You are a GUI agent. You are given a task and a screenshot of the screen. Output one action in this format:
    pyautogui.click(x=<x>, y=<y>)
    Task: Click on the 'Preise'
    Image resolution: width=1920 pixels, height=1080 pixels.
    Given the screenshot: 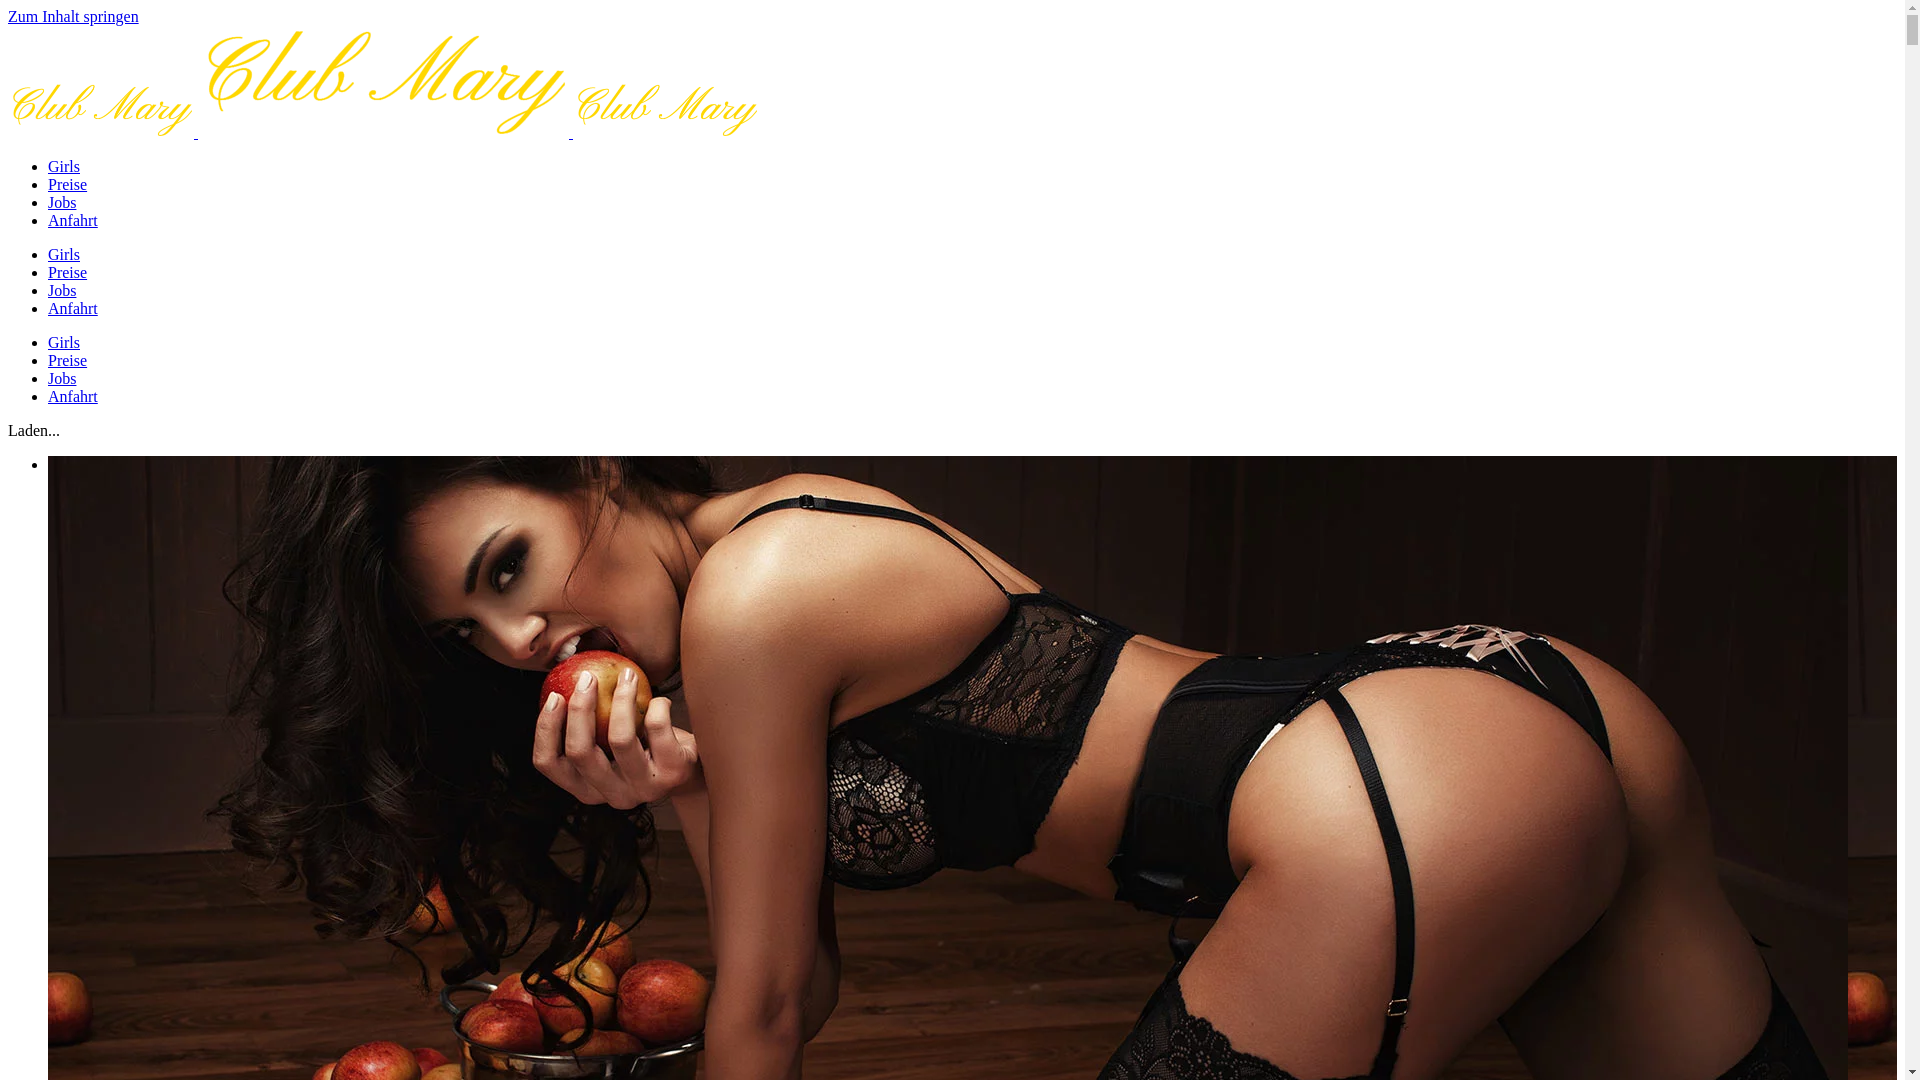 What is the action you would take?
    pyautogui.click(x=67, y=184)
    